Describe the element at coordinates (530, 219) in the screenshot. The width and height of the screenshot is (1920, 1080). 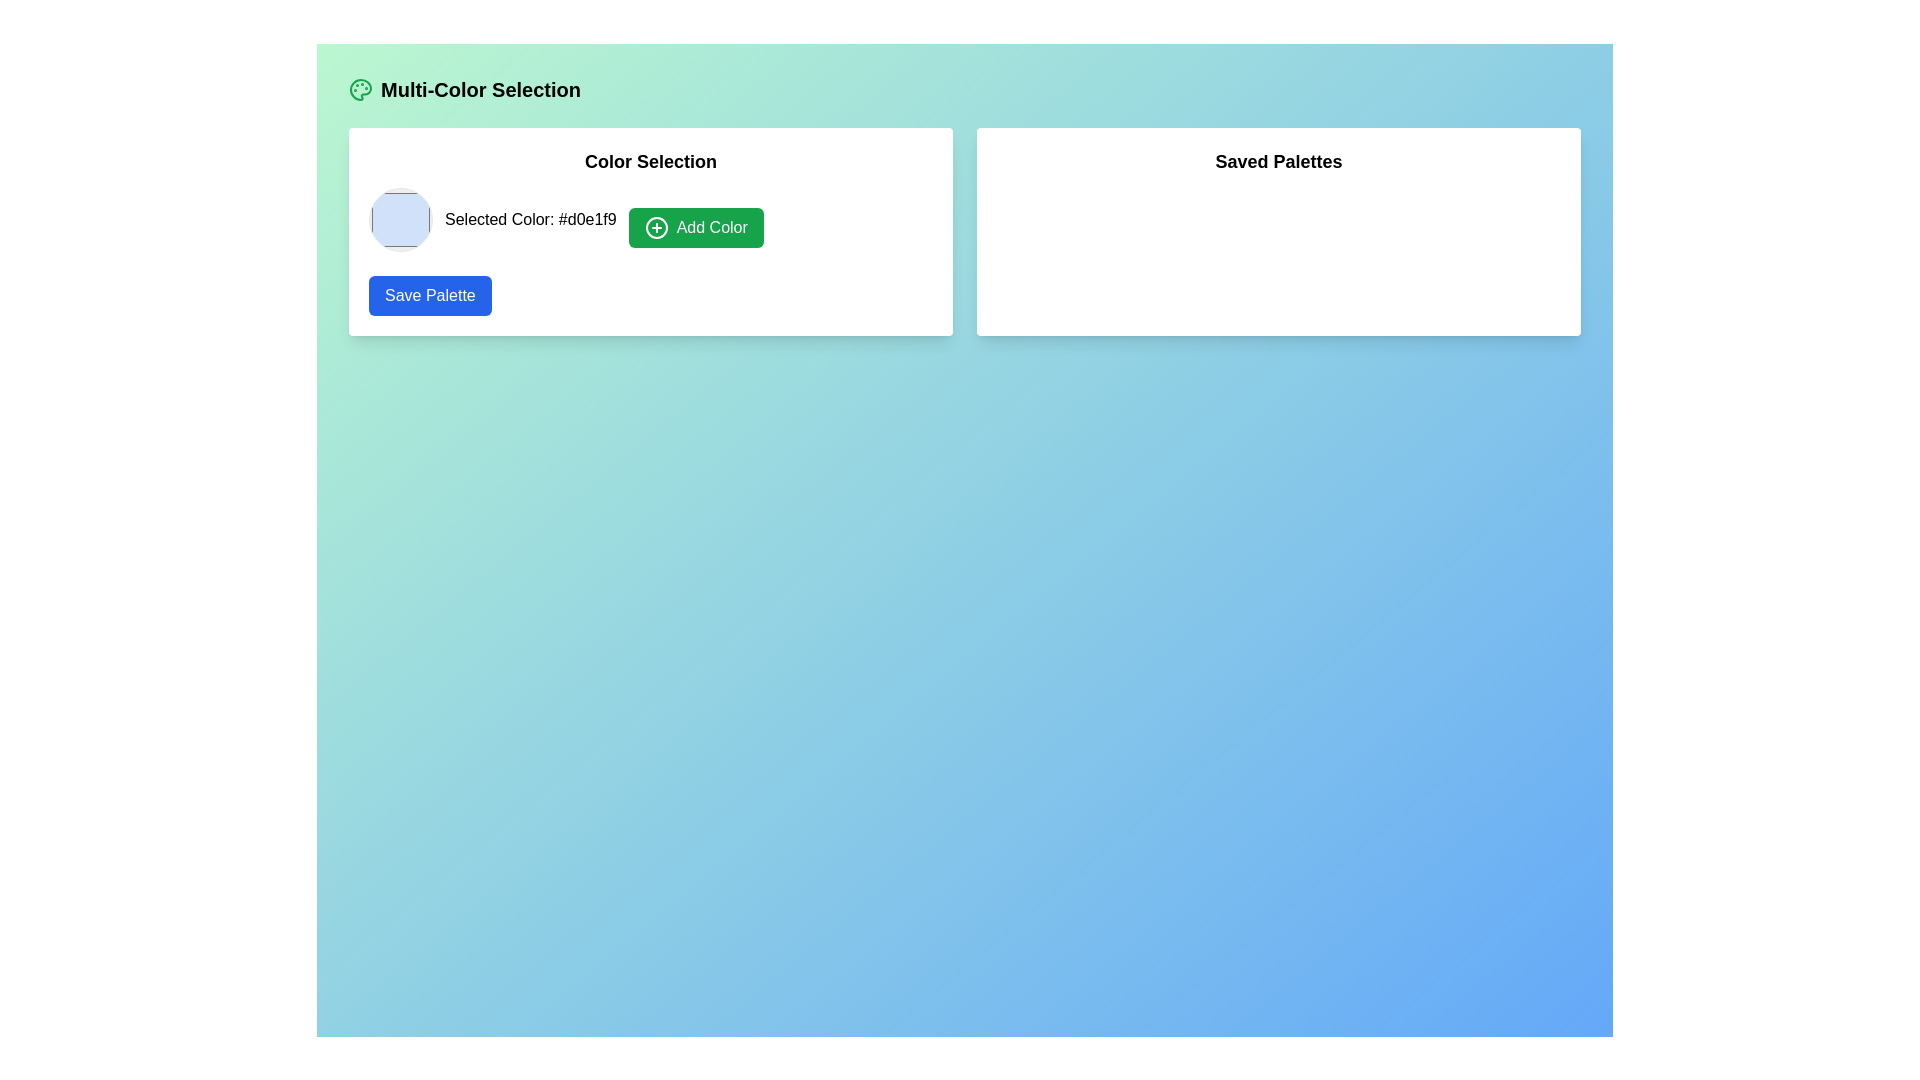
I see `the text label displaying the currently selected color value in hexadecimal format, located in the 'Color Selection' section, between a circular color swatch and a green button labeled 'Add Color'` at that location.